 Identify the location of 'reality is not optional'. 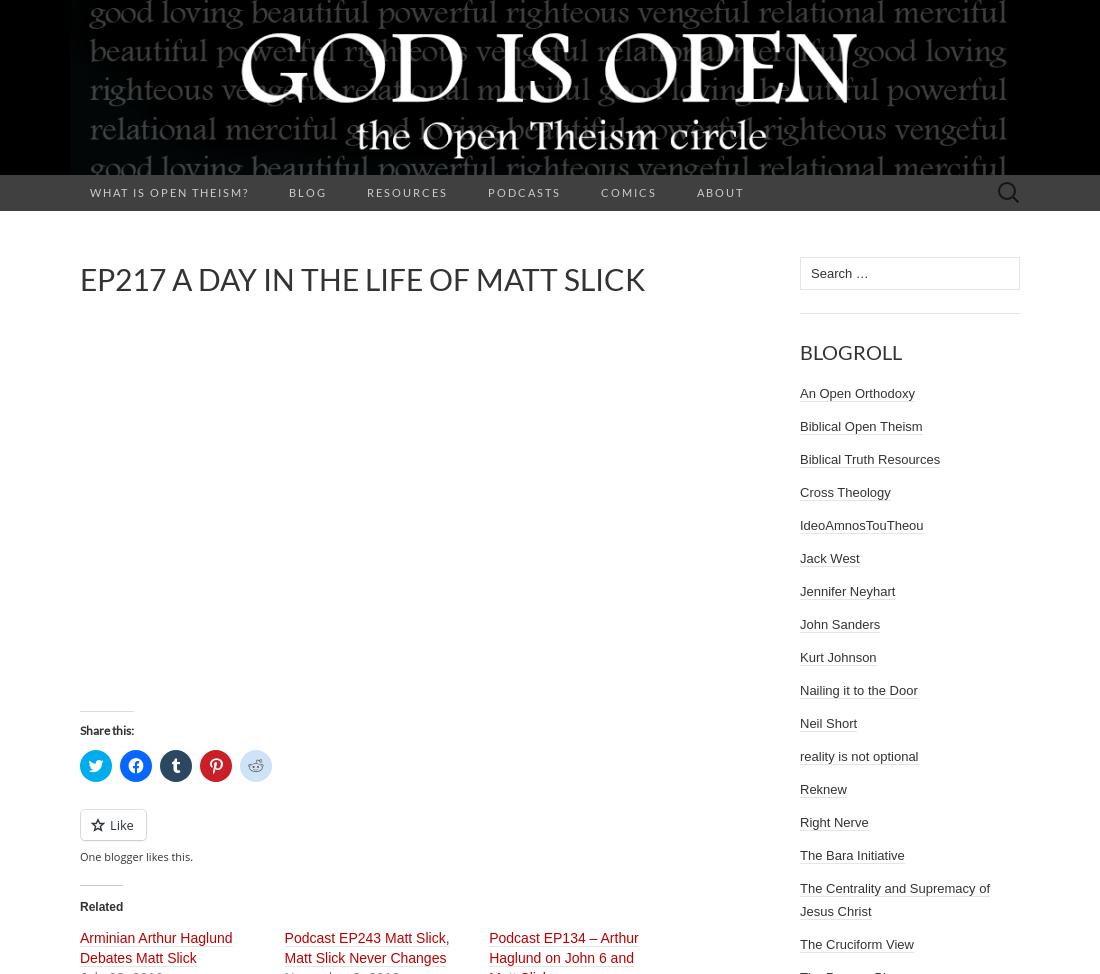
(857, 755).